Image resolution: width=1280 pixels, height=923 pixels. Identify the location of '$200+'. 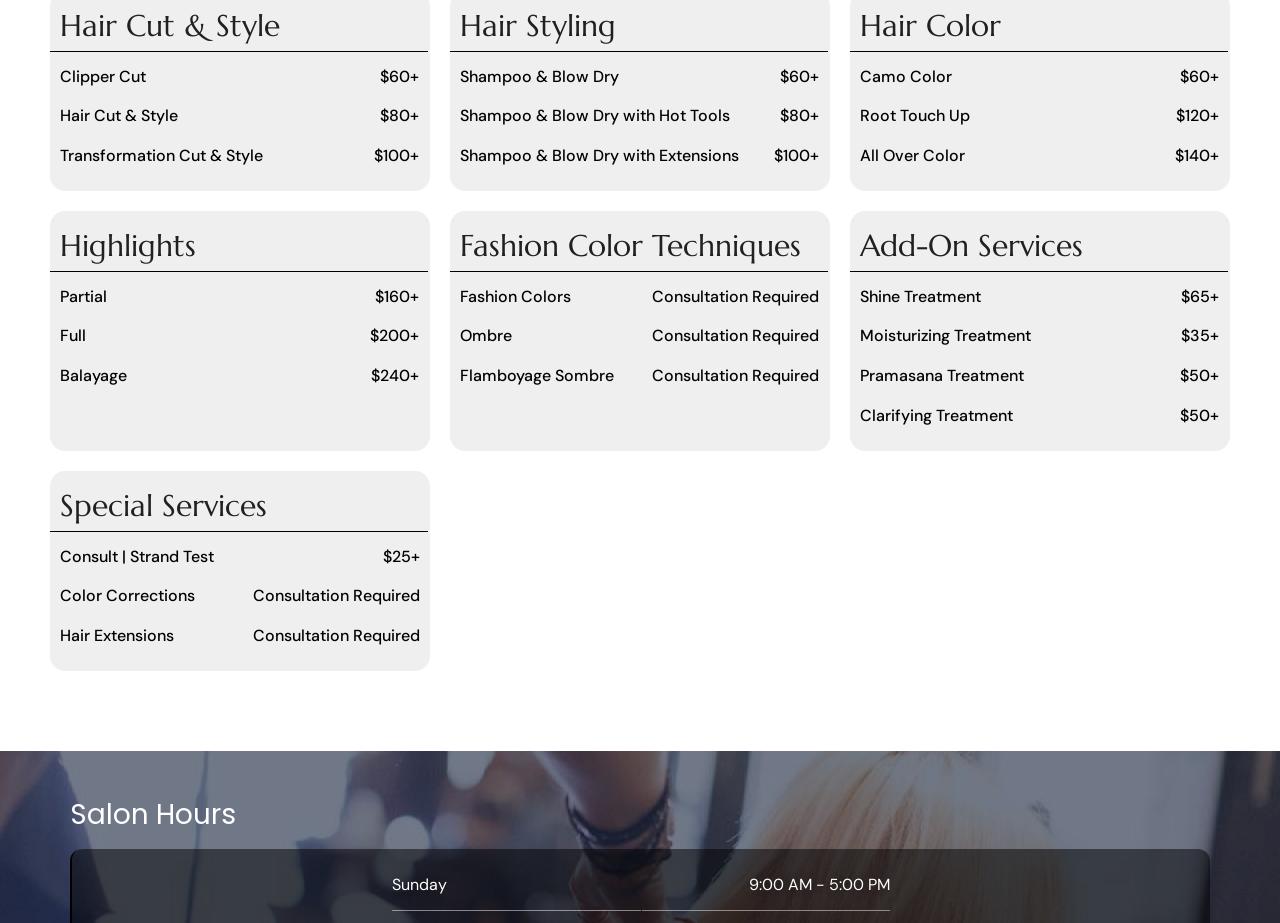
(393, 335).